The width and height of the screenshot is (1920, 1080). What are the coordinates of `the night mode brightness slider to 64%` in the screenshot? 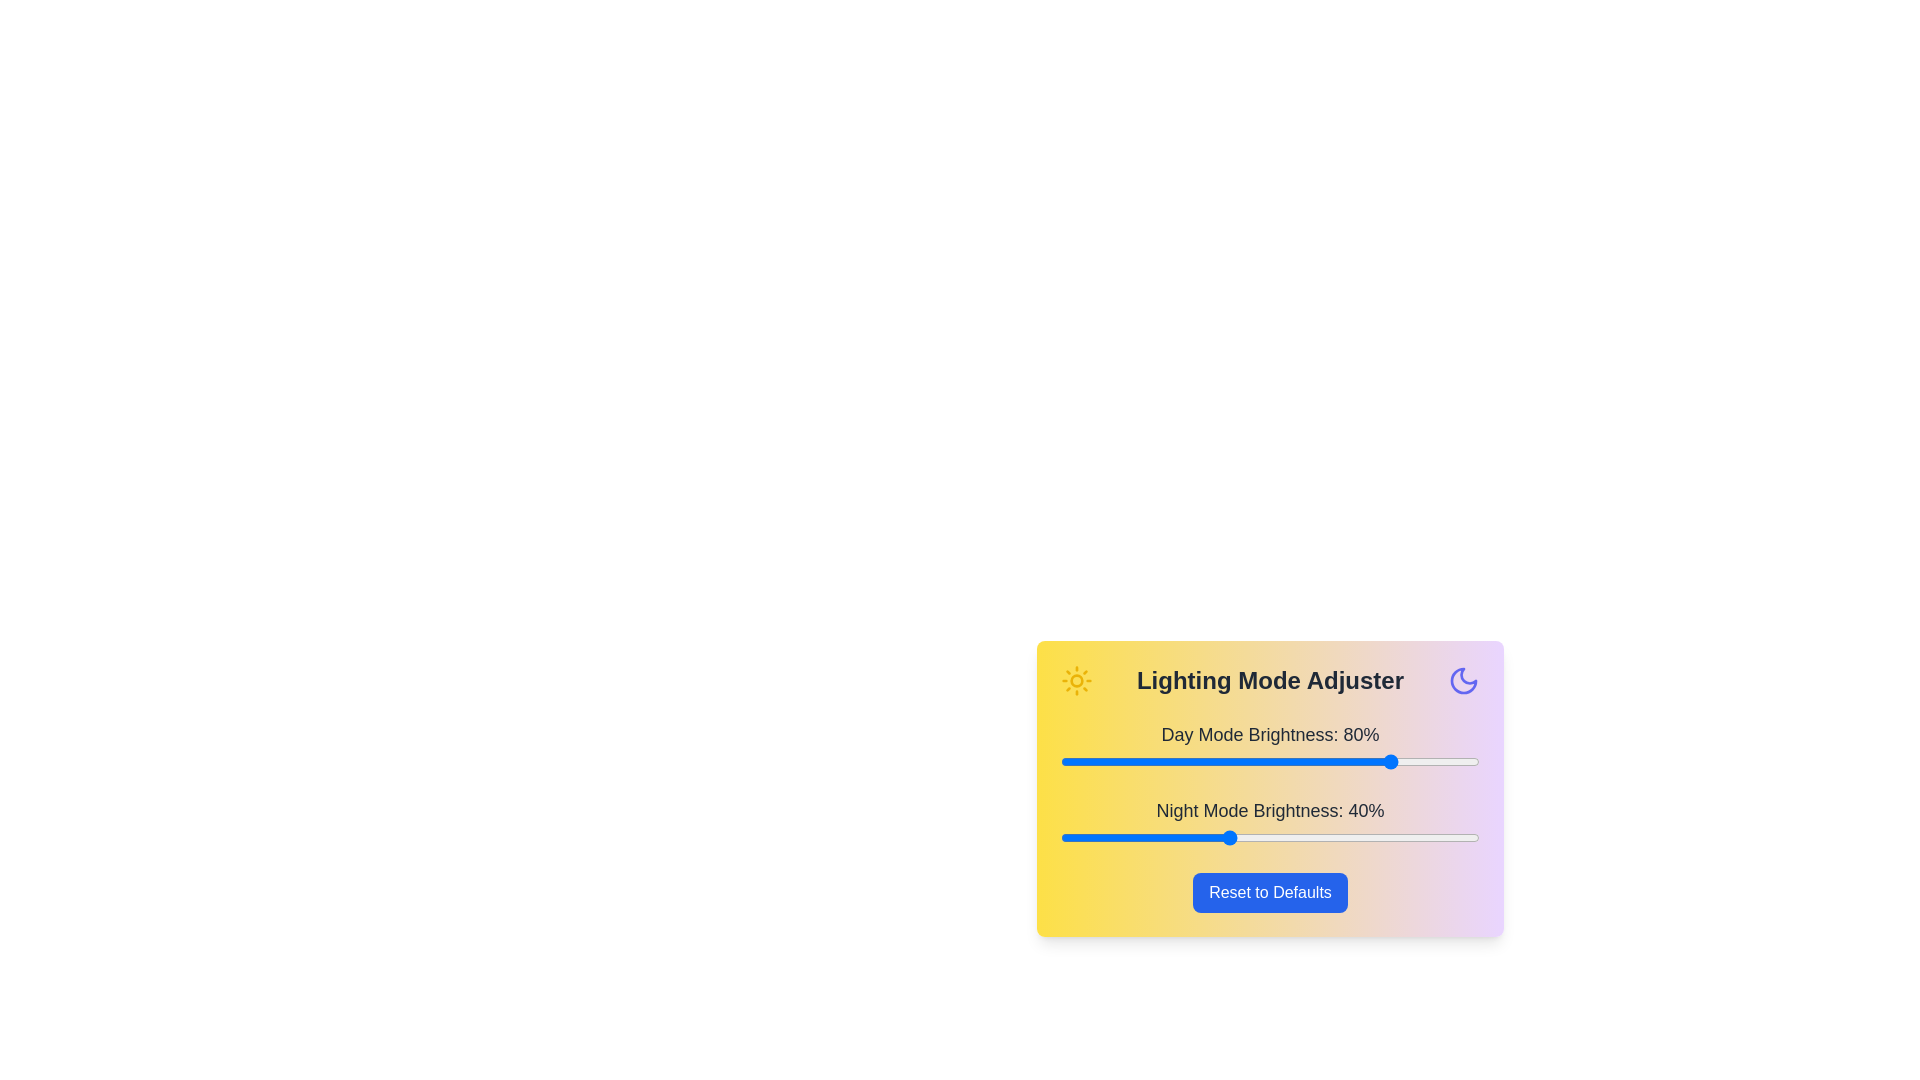 It's located at (1329, 837).